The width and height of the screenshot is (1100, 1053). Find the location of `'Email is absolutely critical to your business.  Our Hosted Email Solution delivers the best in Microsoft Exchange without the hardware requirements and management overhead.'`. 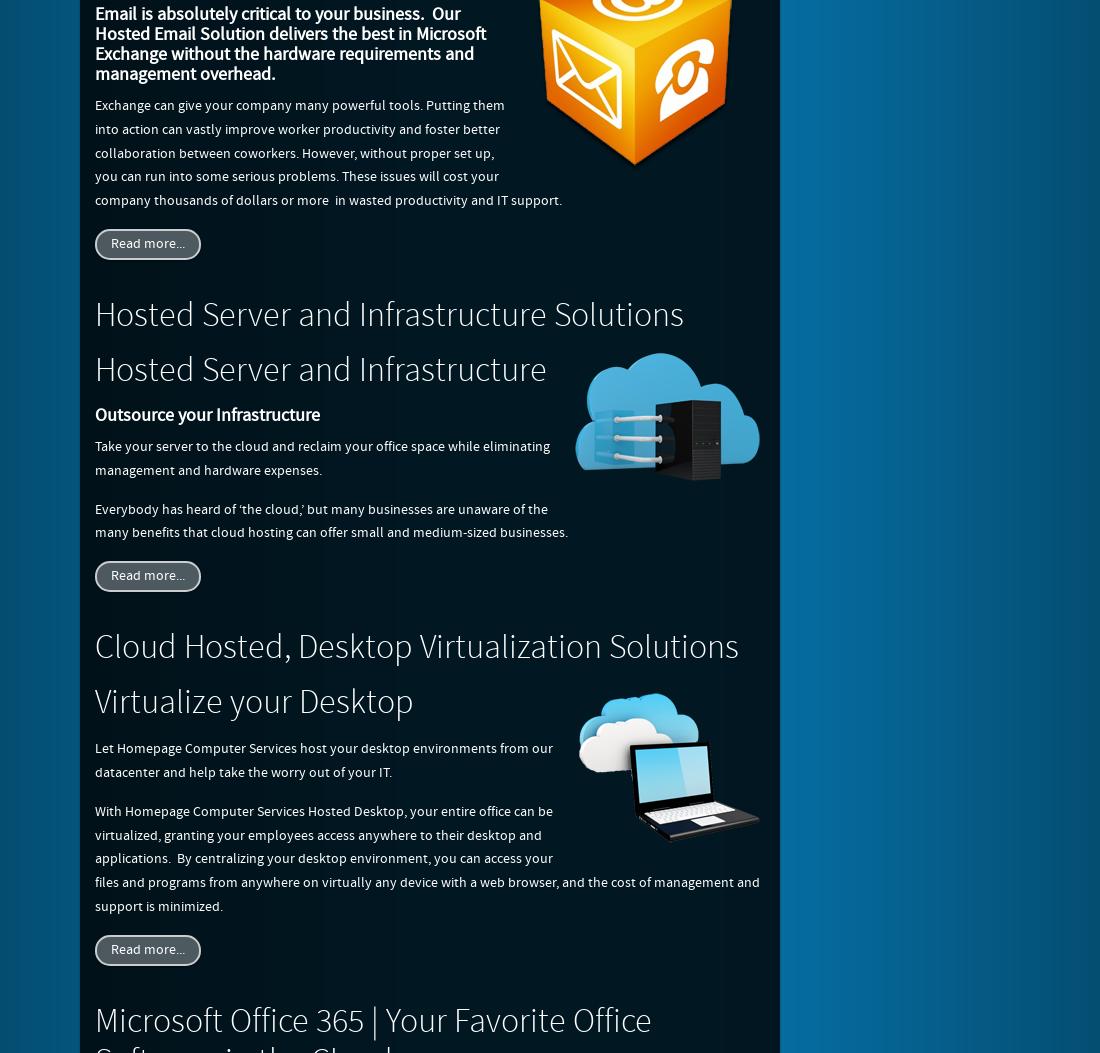

'Email is absolutely critical to your business.  Our Hosted Email Solution delivers the best in Microsoft Exchange without the hardware requirements and management overhead.' is located at coordinates (289, 44).